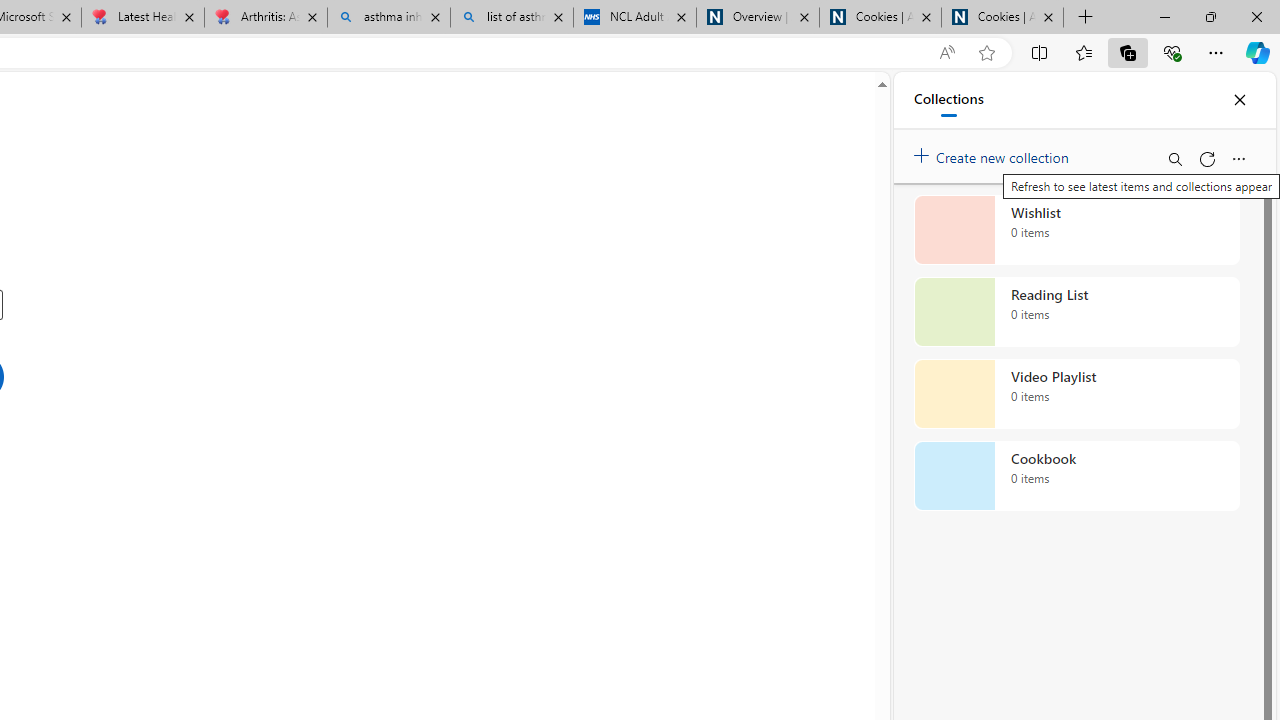 The width and height of the screenshot is (1280, 720). What do you see at coordinates (1237, 158) in the screenshot?
I see `'More options menu'` at bounding box center [1237, 158].